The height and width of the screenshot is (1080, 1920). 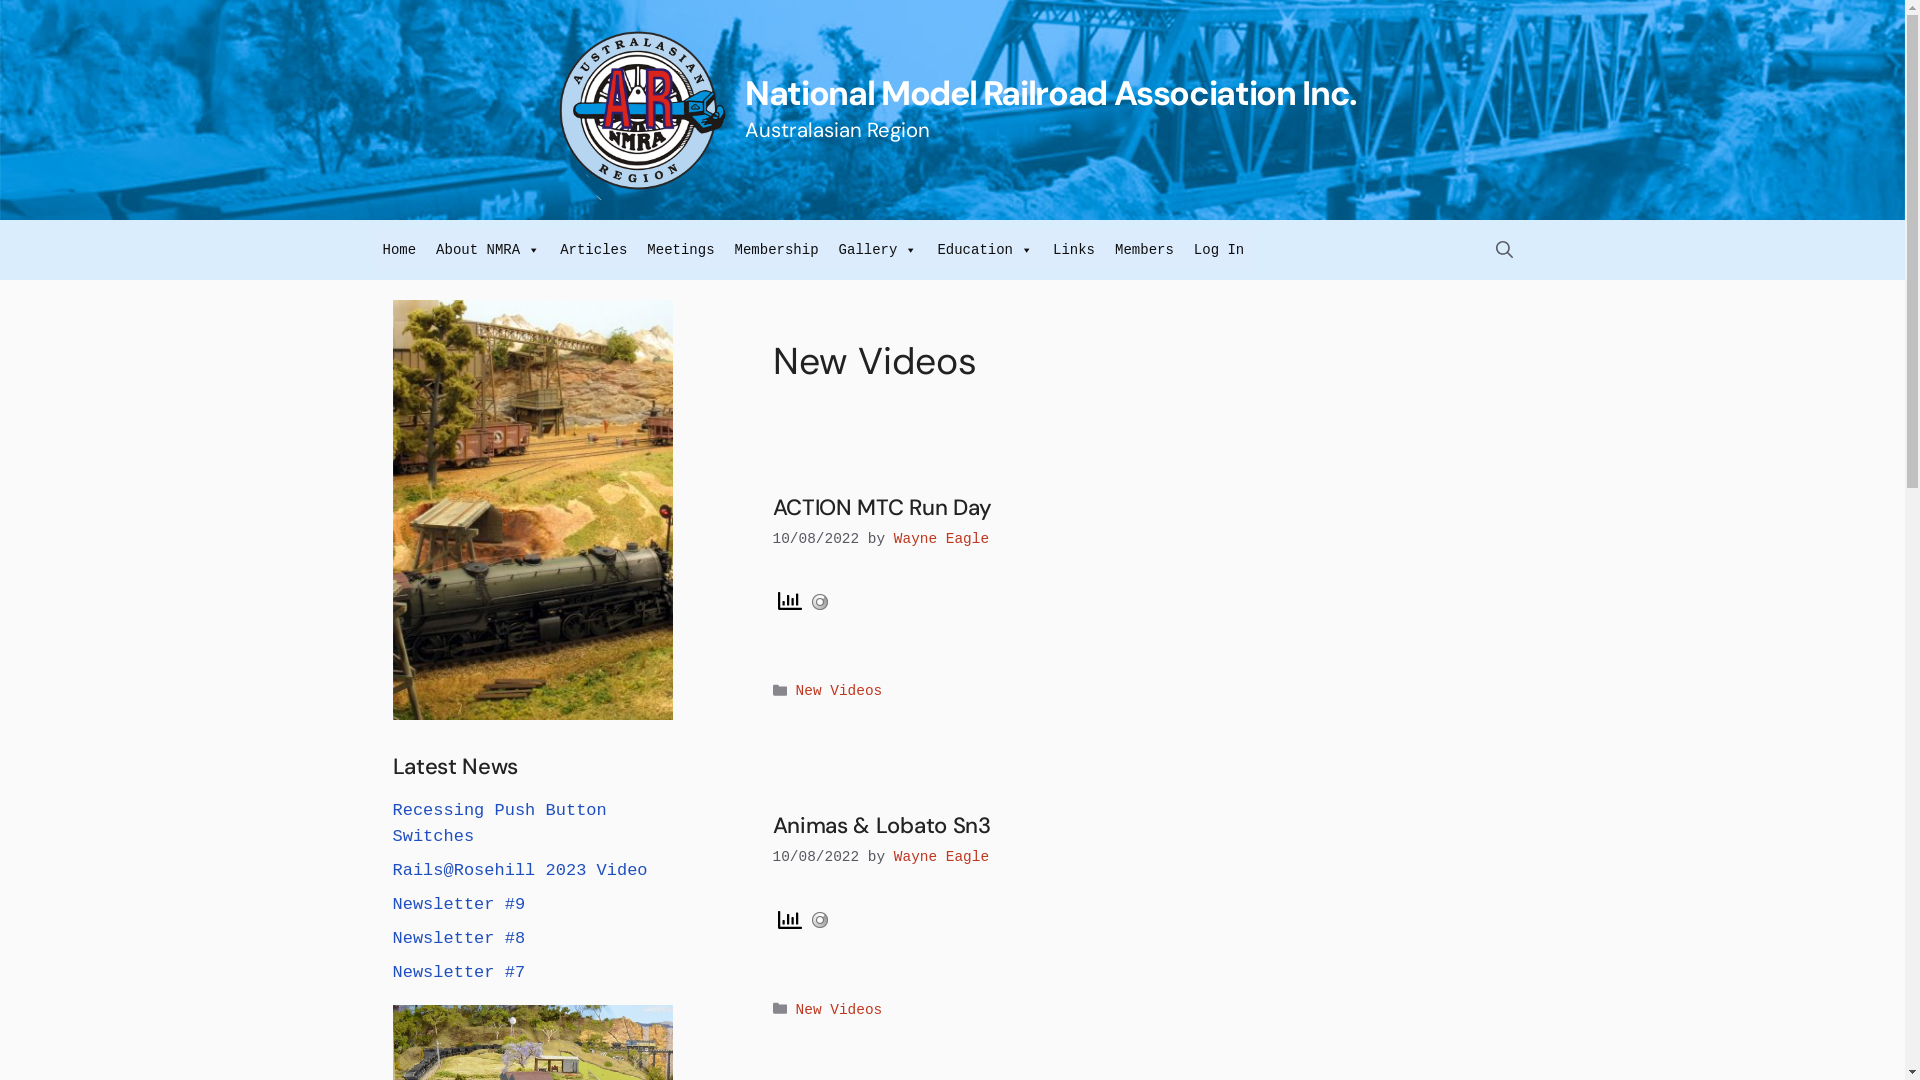 What do you see at coordinates (795, 690) in the screenshot?
I see `'New Videos'` at bounding box center [795, 690].